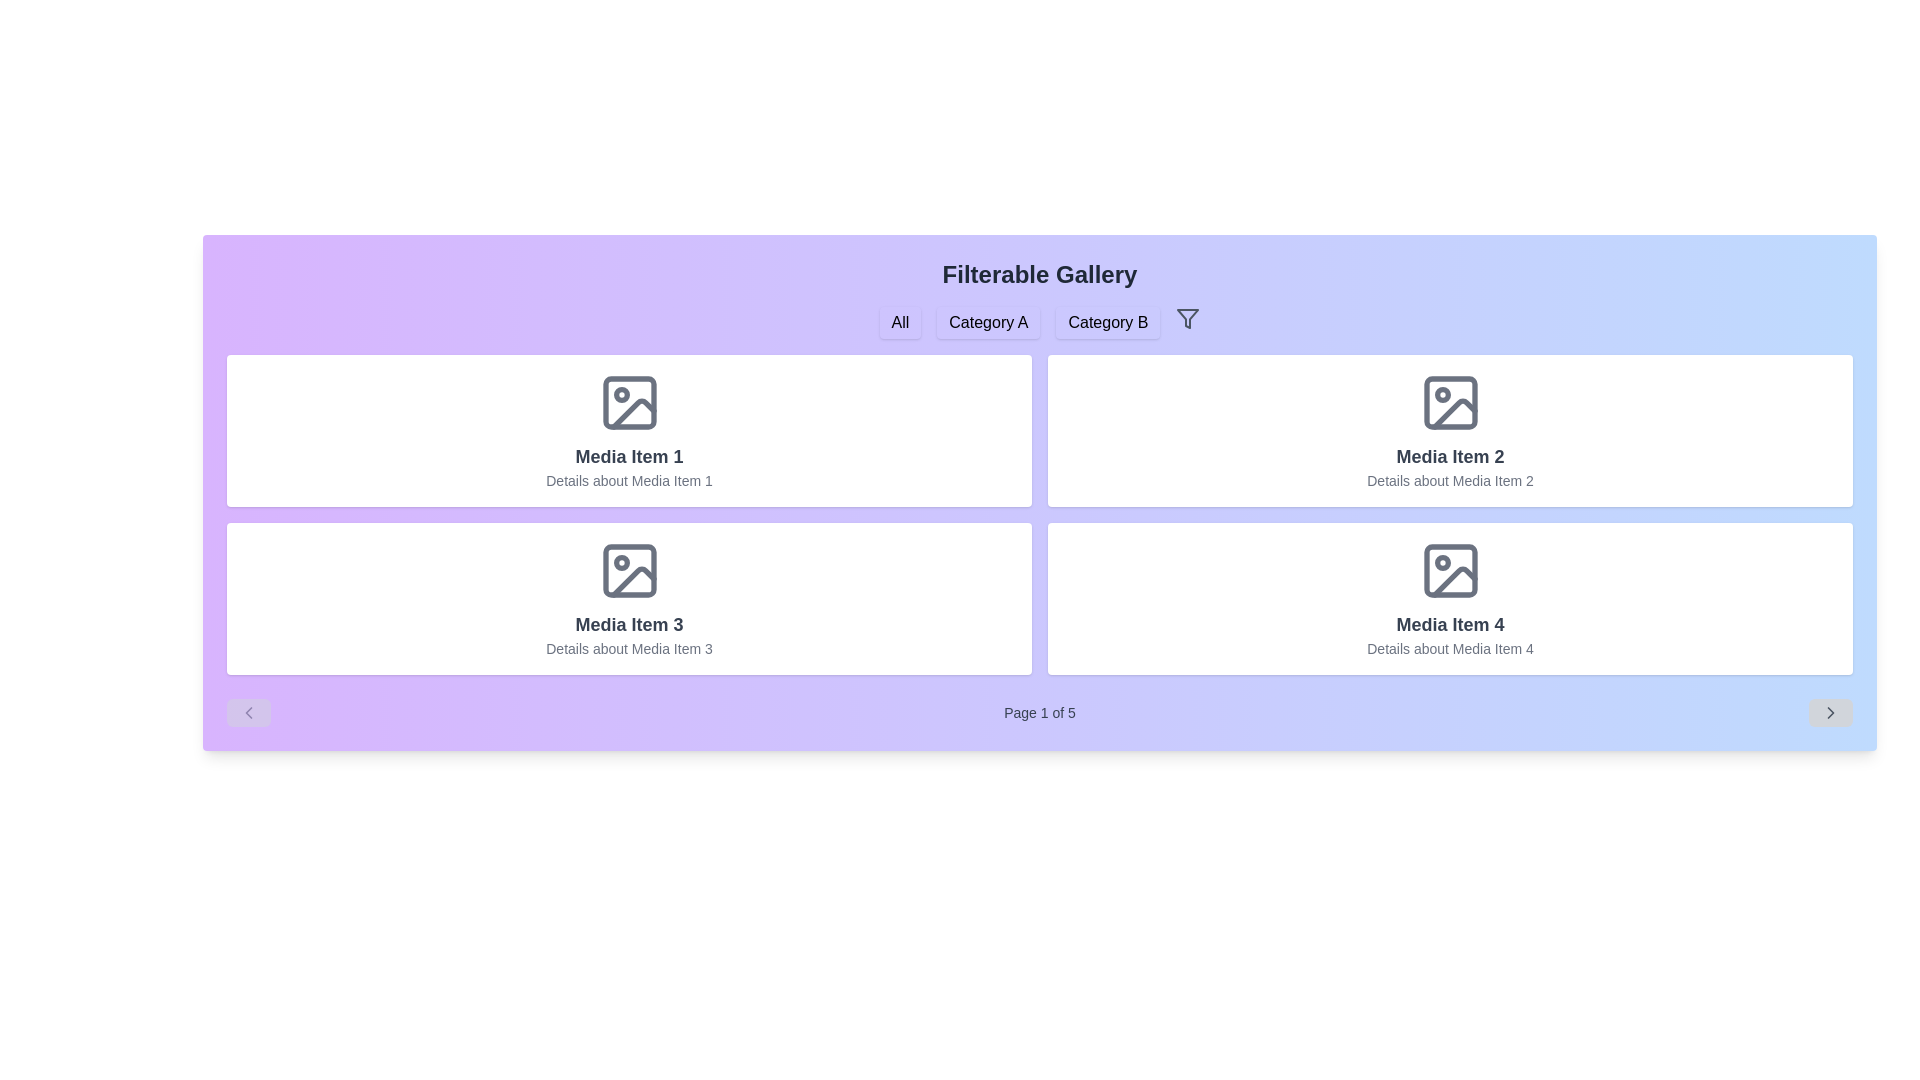  What do you see at coordinates (628, 597) in the screenshot?
I see `the details provided within the card element representing 'Media Item 3', which is the third item in a grid layout, located on the left side of the second row` at bounding box center [628, 597].